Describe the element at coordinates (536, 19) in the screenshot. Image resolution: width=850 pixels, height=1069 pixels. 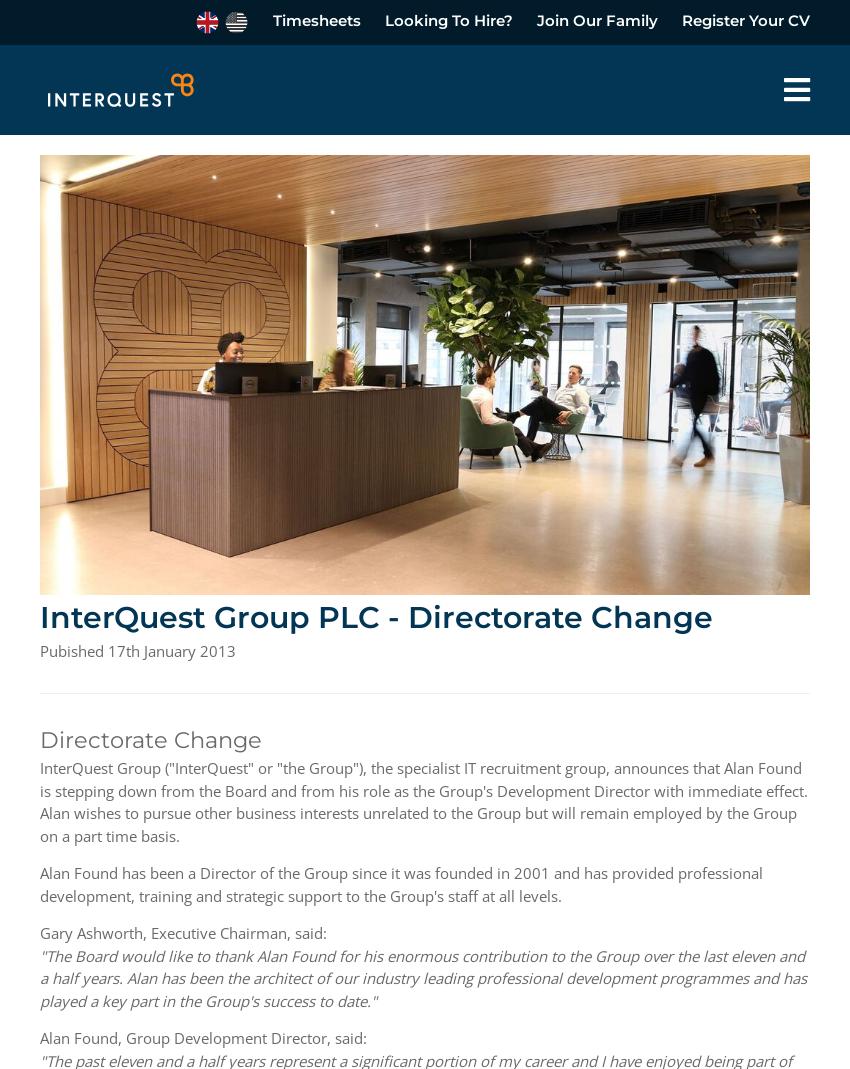
I see `'Join Our Family'` at that location.